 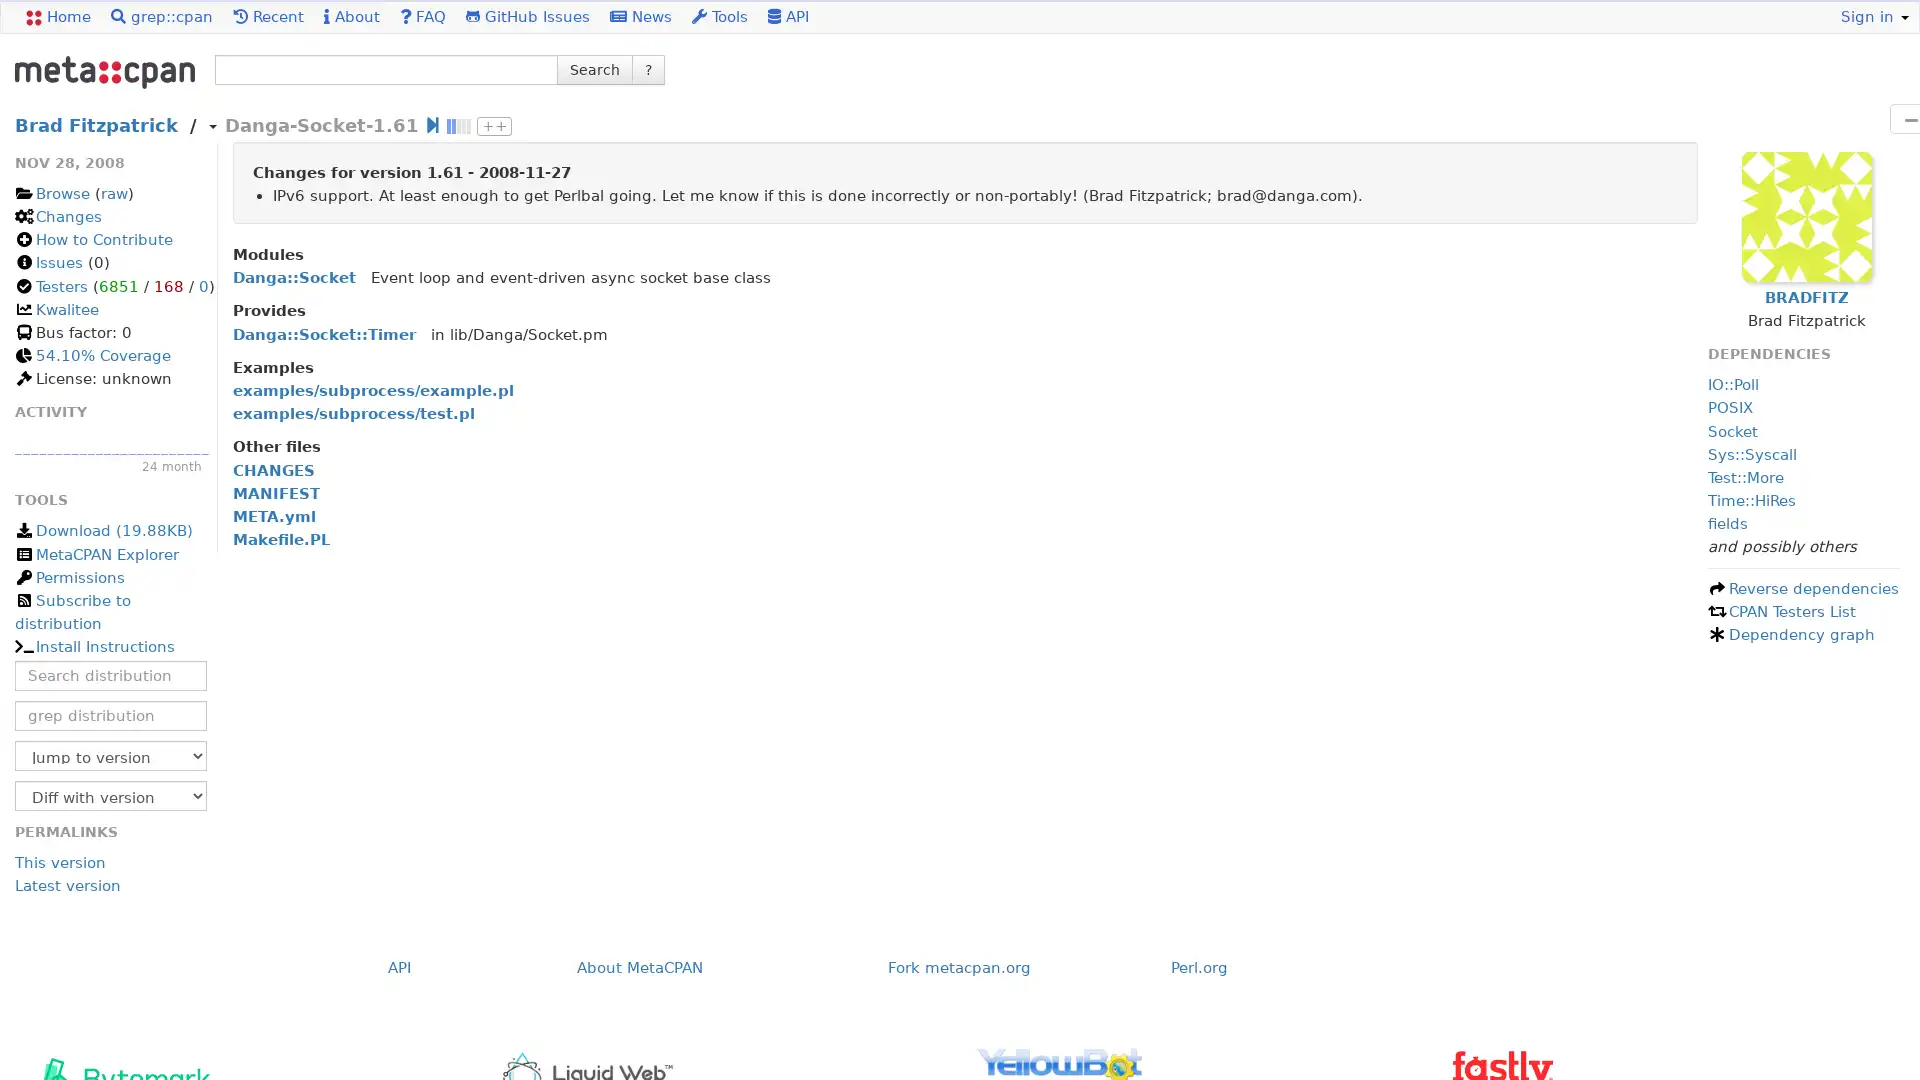 What do you see at coordinates (648, 68) in the screenshot?
I see `?` at bounding box center [648, 68].